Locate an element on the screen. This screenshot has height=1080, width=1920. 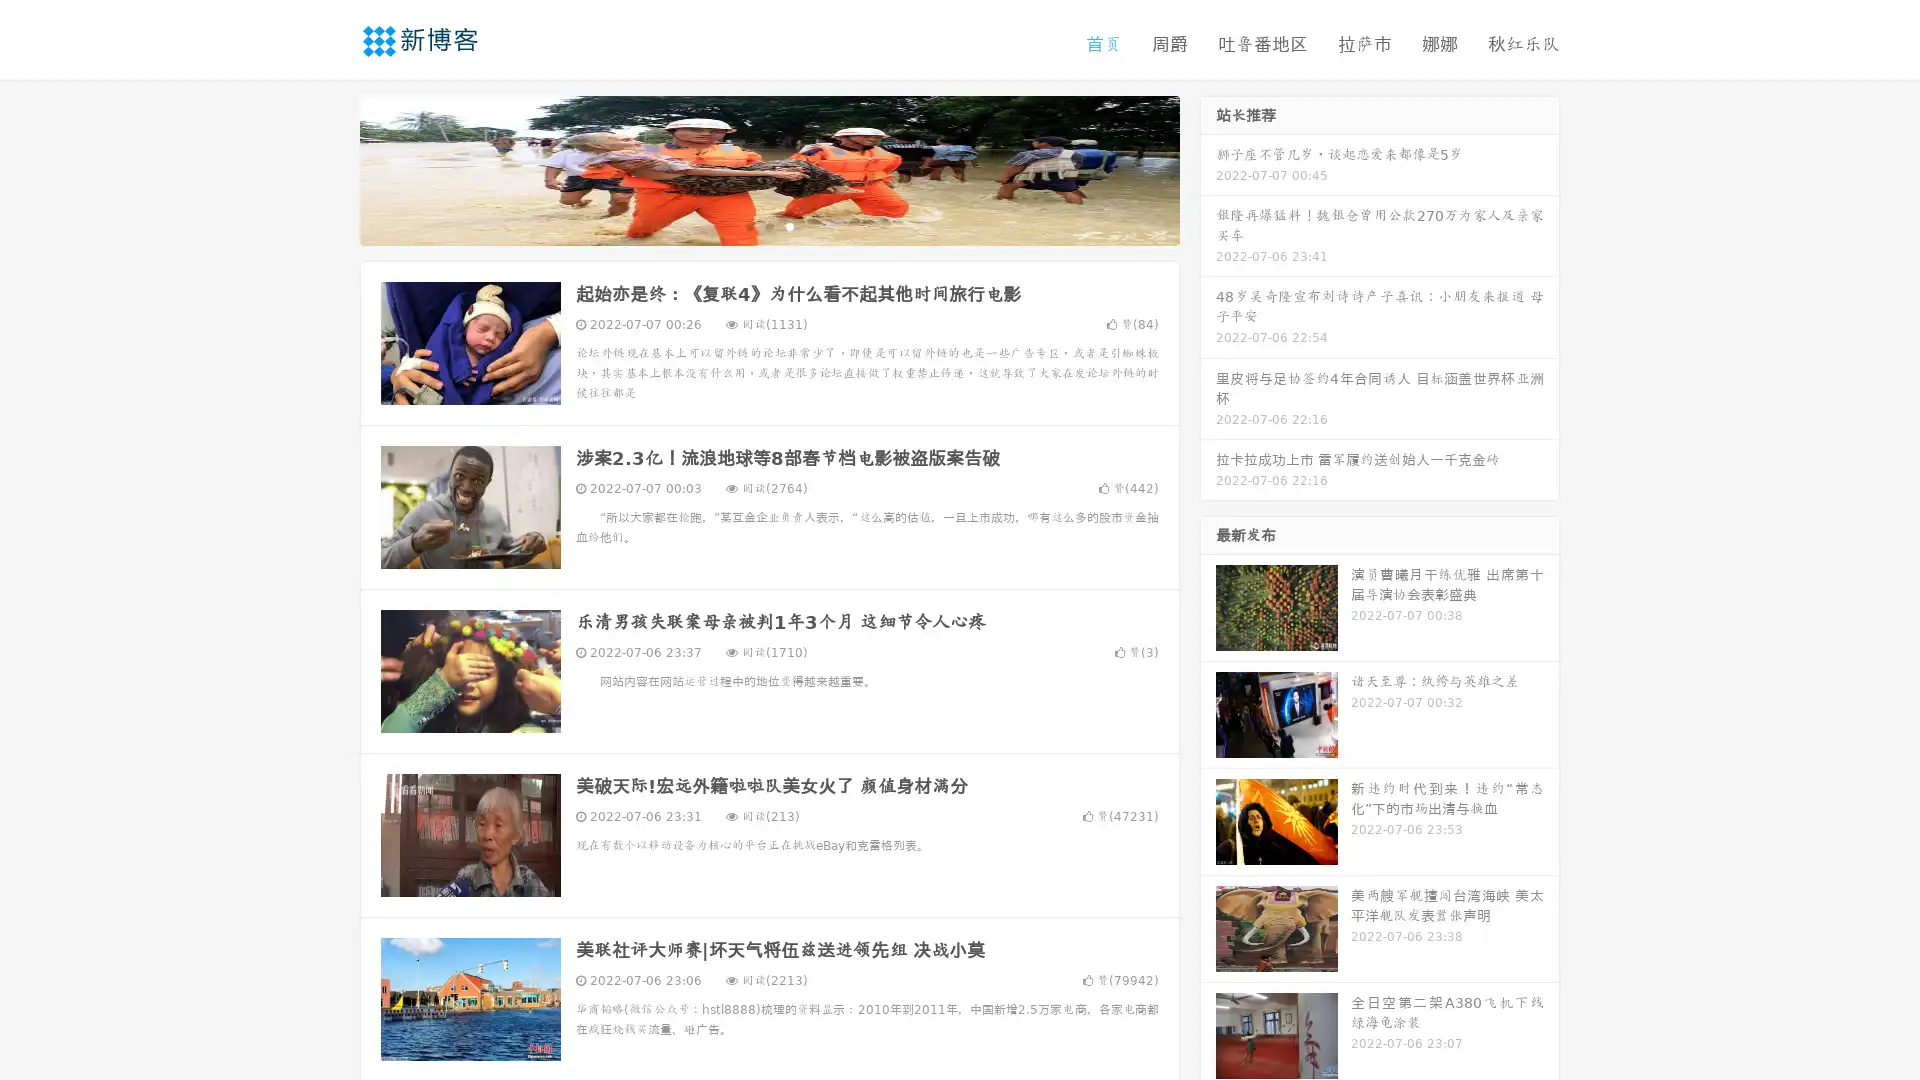
Go to slide 2 is located at coordinates (768, 225).